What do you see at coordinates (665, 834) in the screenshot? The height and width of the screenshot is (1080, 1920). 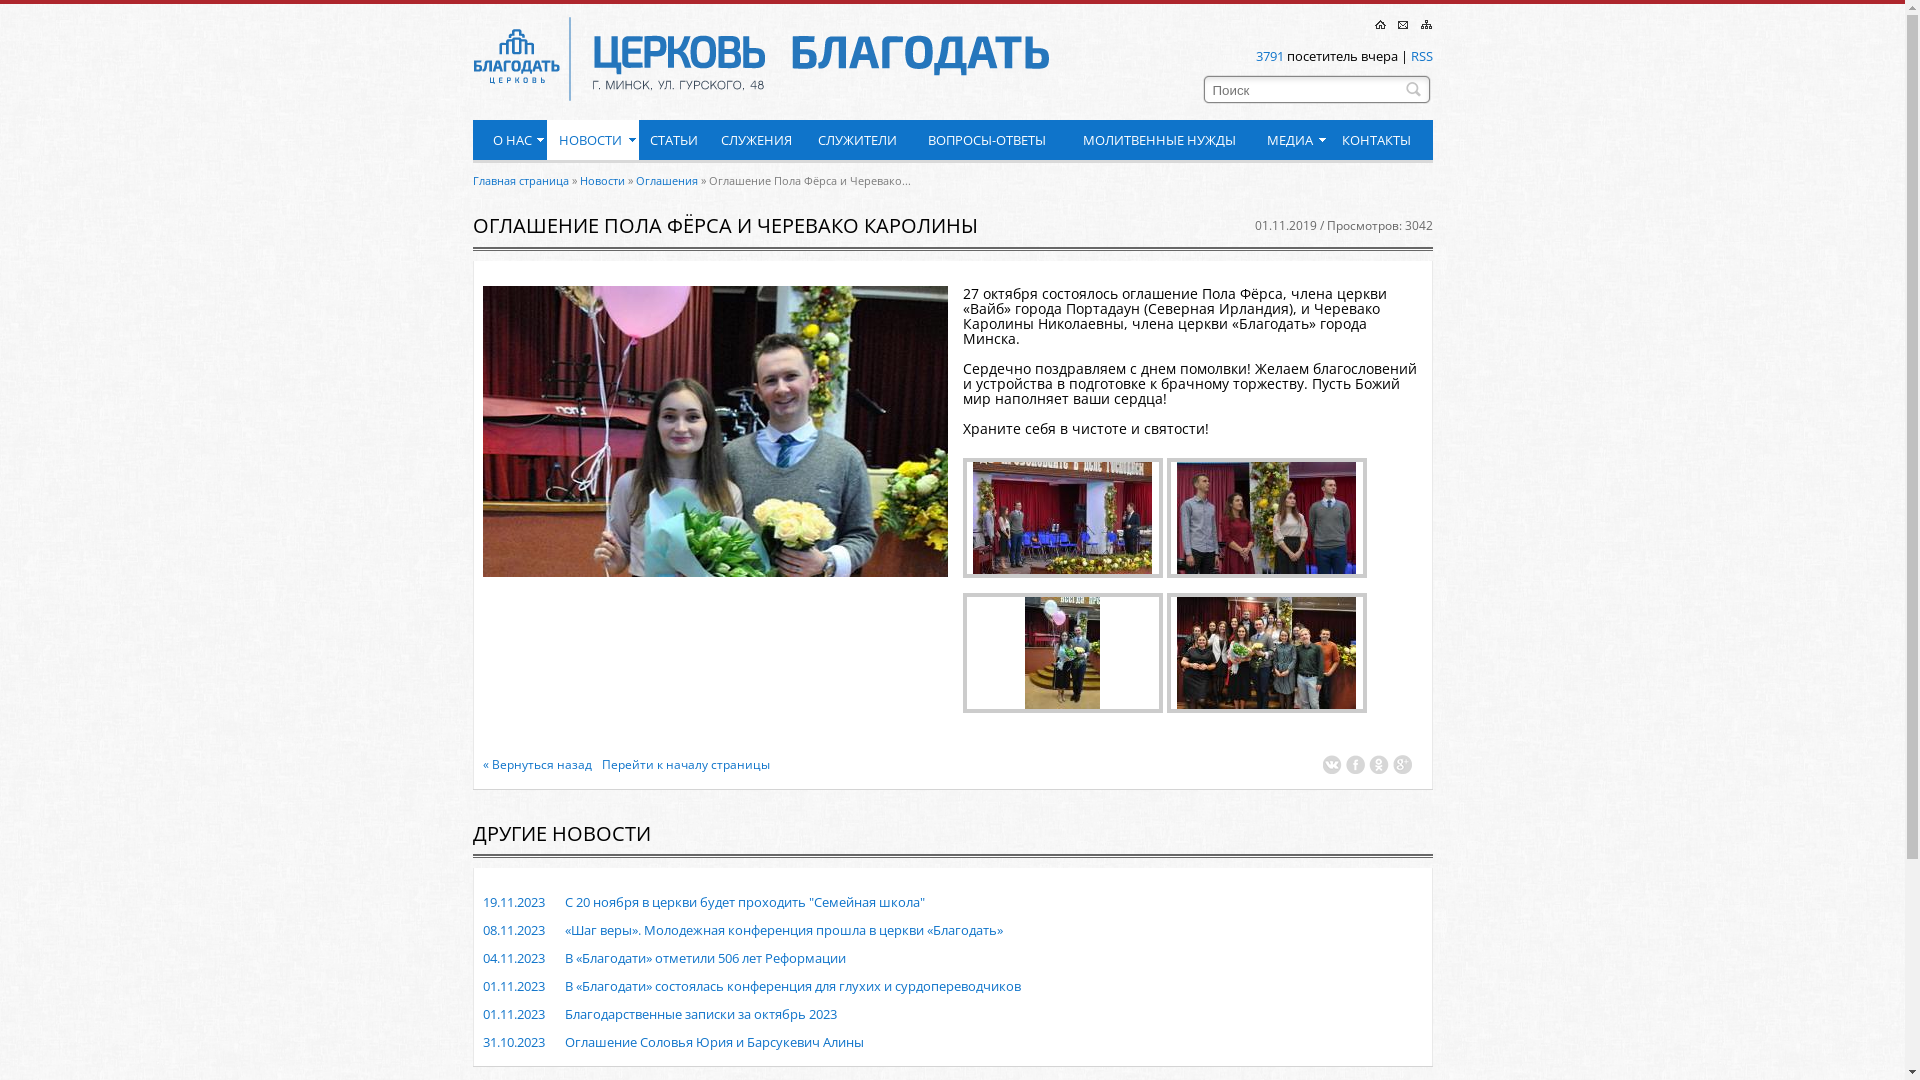 I see `' '` at bounding box center [665, 834].